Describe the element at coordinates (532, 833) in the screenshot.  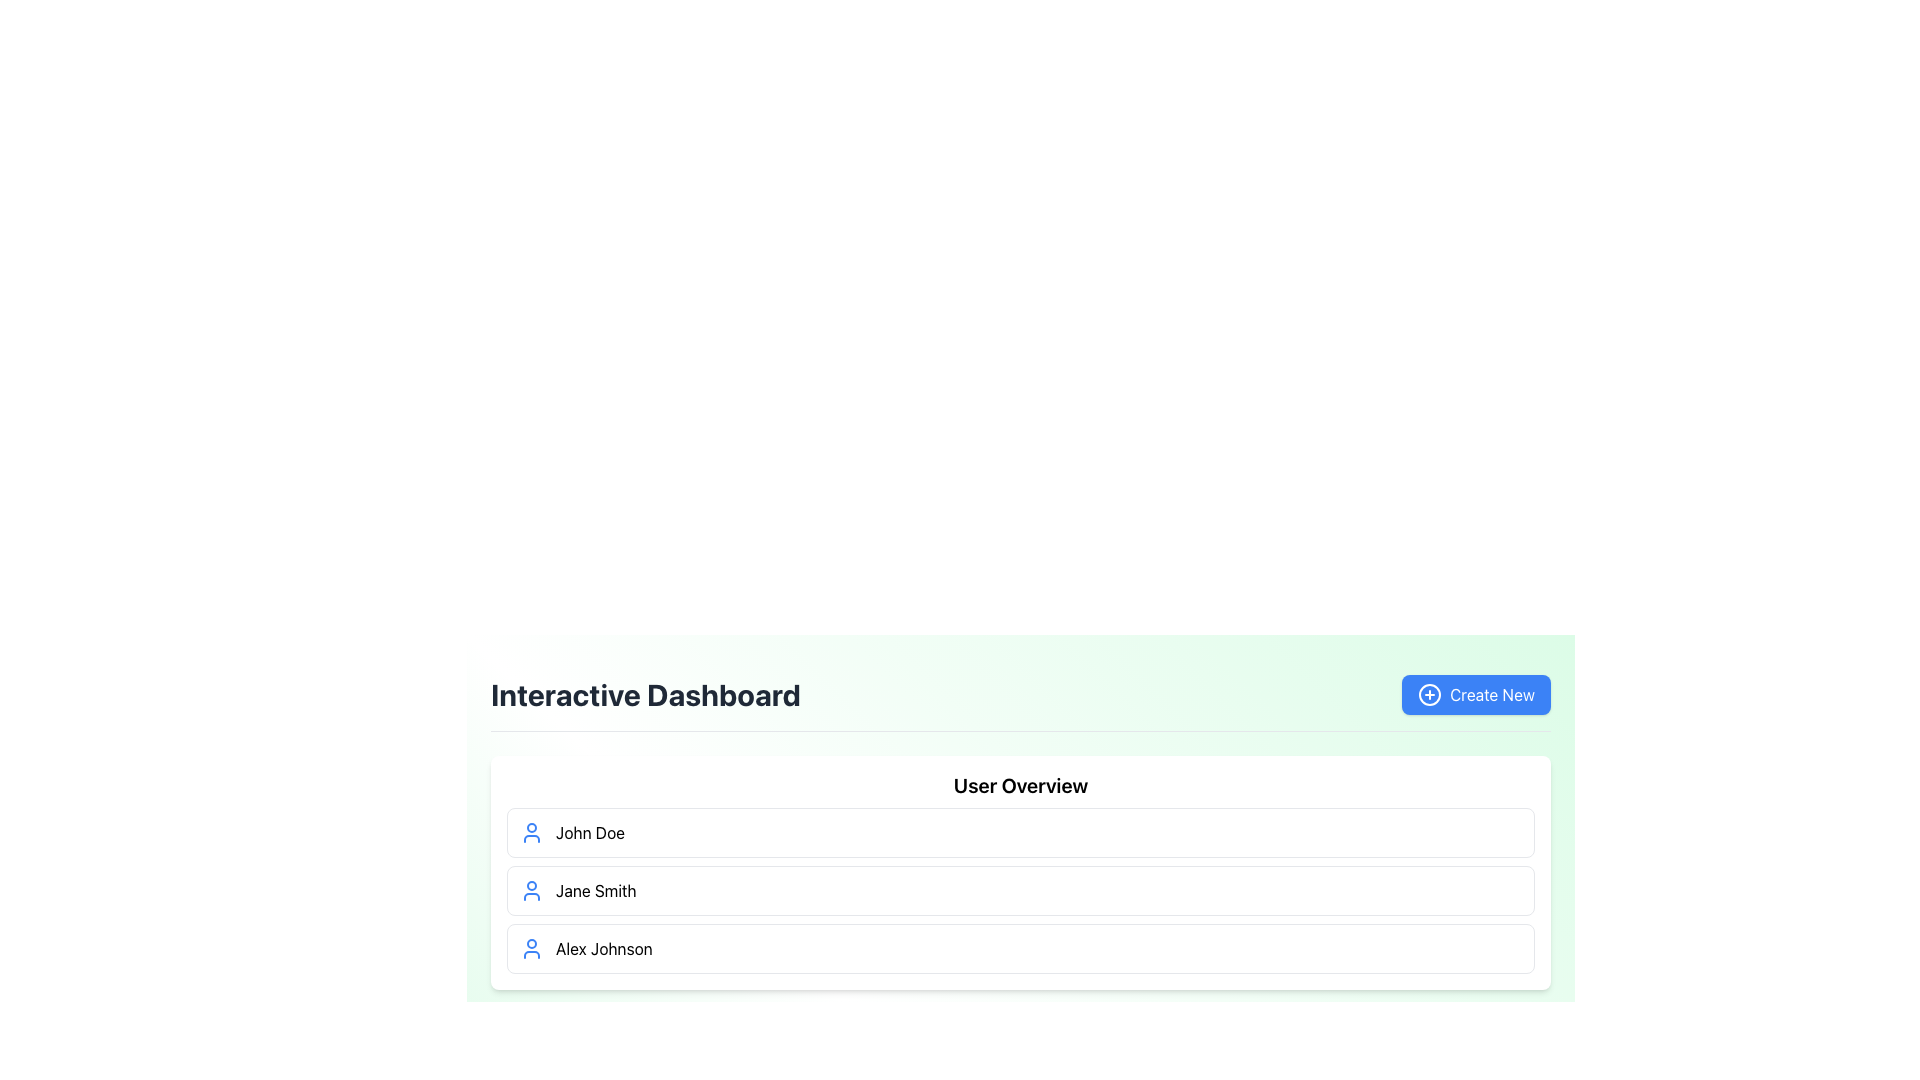
I see `the profile indicator icon` at that location.